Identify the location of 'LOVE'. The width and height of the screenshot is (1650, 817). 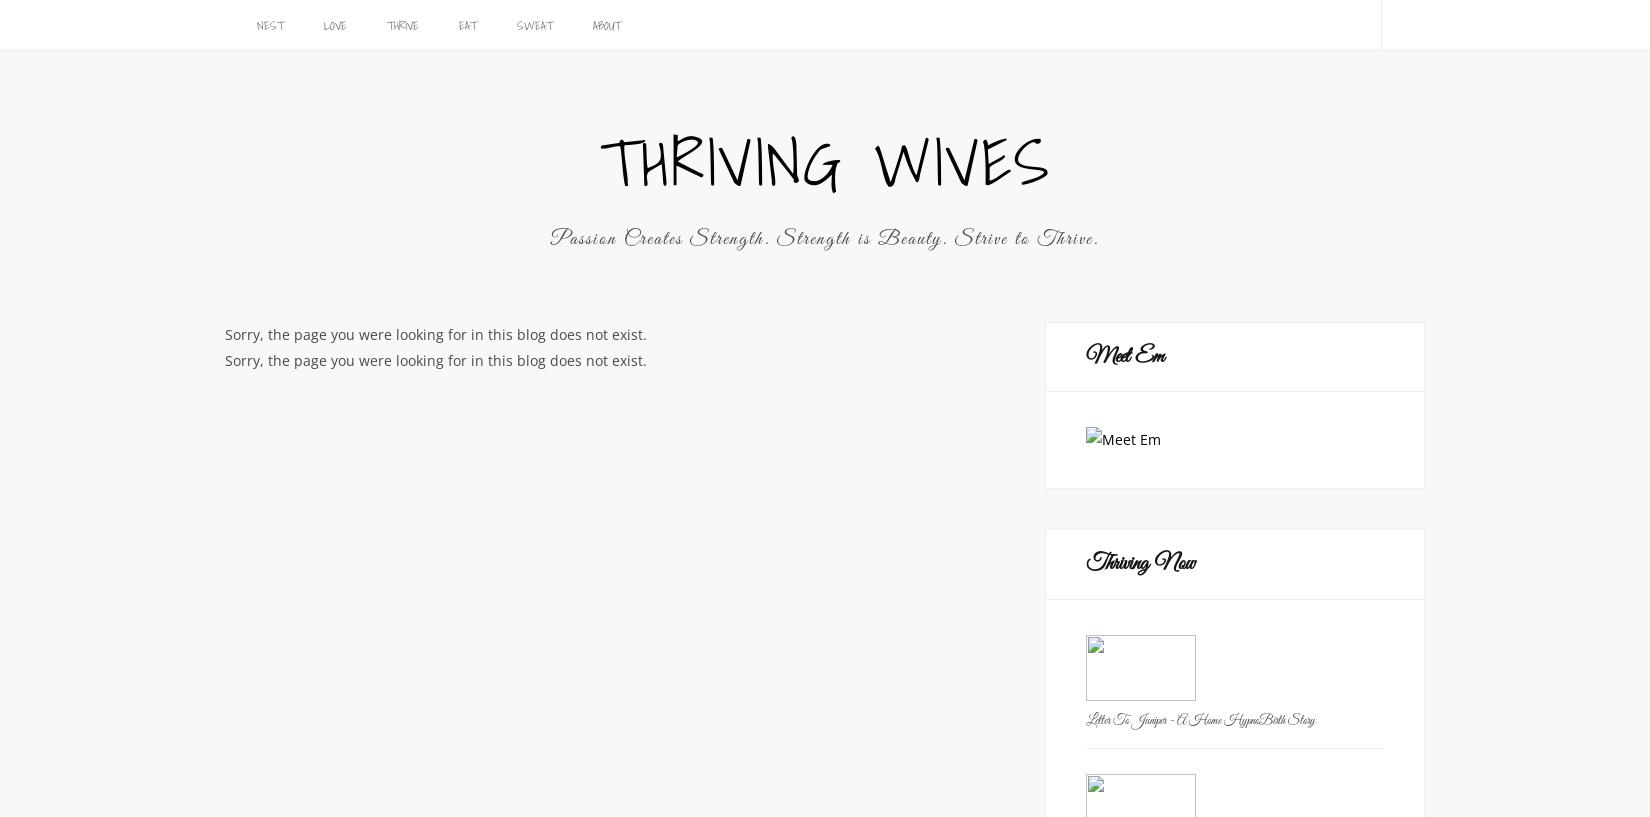
(335, 24).